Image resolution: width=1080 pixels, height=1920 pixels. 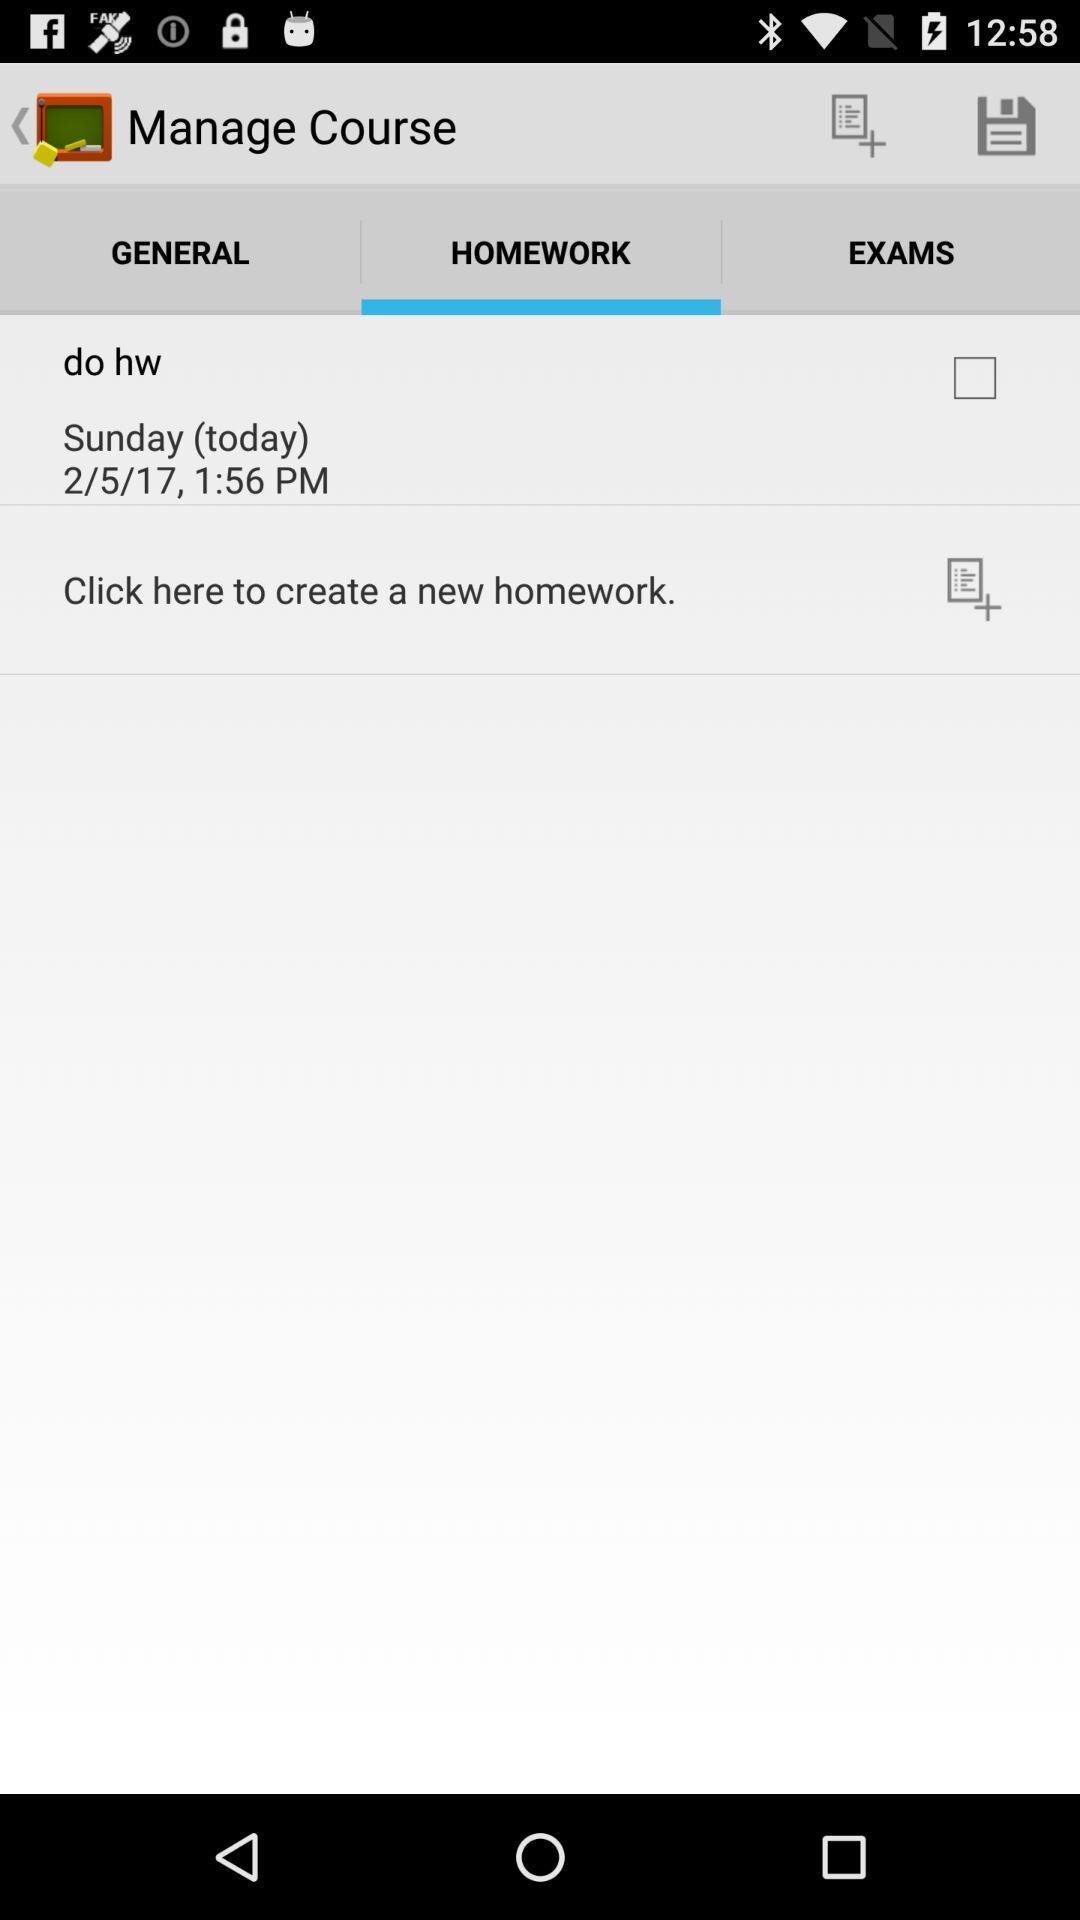 I want to click on icon above the exams, so click(x=1006, y=124).